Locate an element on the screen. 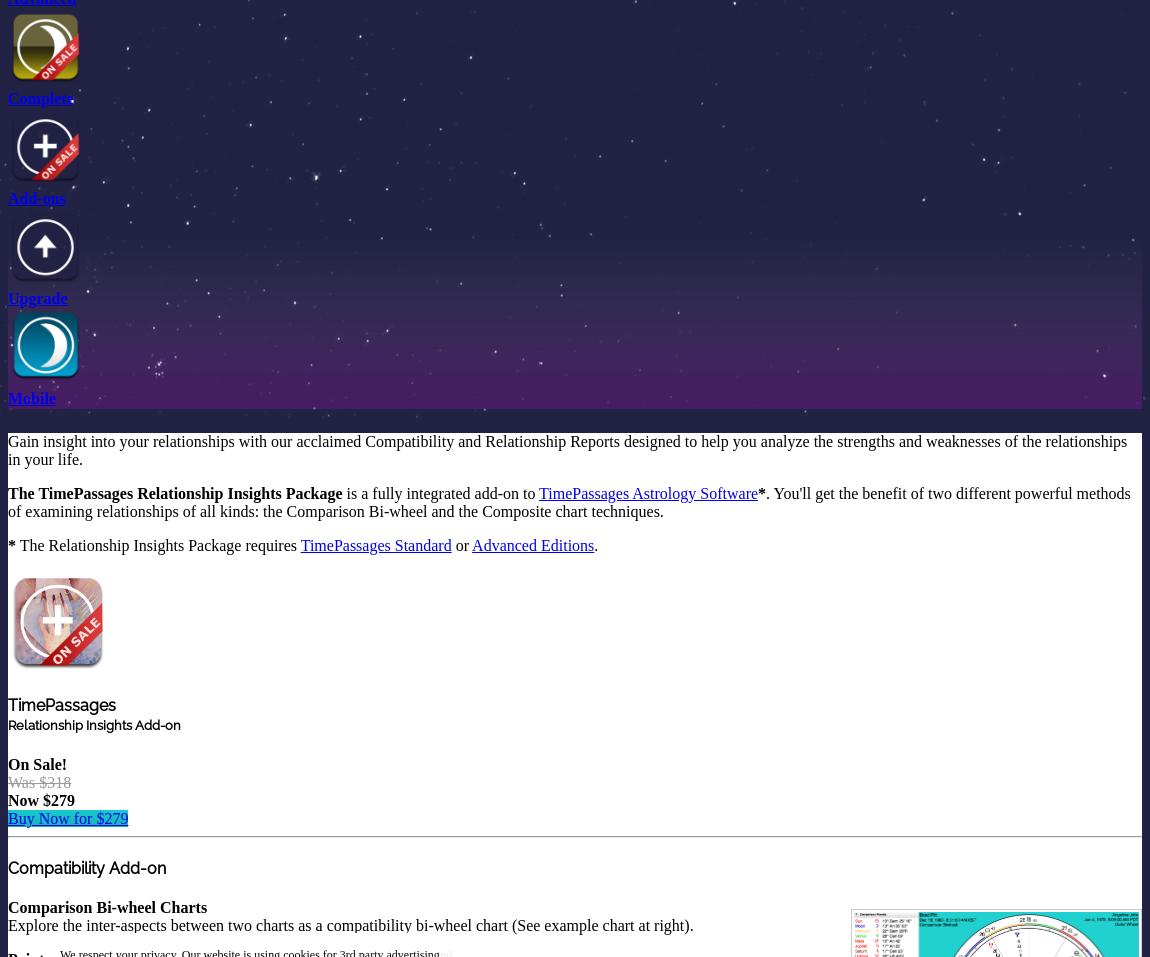 The height and width of the screenshot is (957, 1150). 'Gain insight into your relationships with our acclaimed Compatibility and Relationship Reports designed to help you analyze the strengths and weaknesses of the relationships in your life.' is located at coordinates (7, 449).